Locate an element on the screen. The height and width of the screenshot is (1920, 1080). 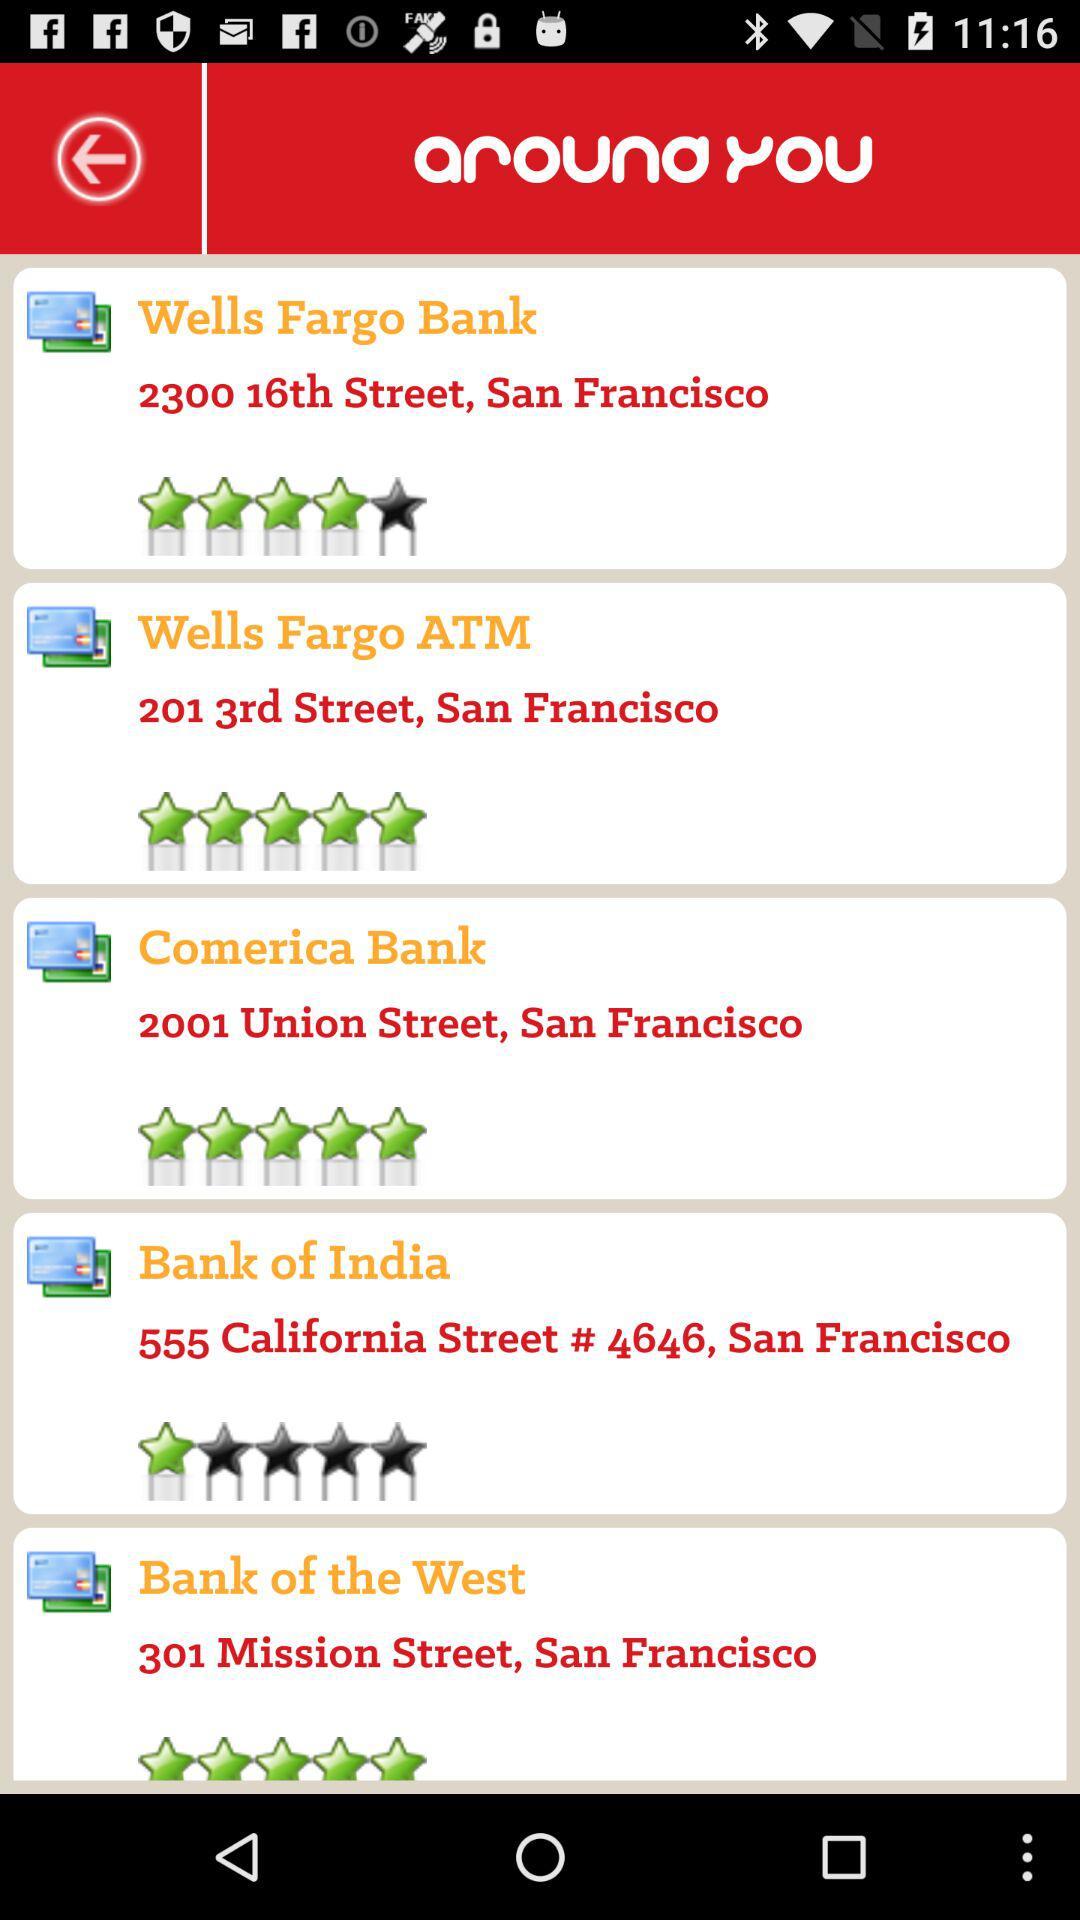
555 california street item is located at coordinates (574, 1336).